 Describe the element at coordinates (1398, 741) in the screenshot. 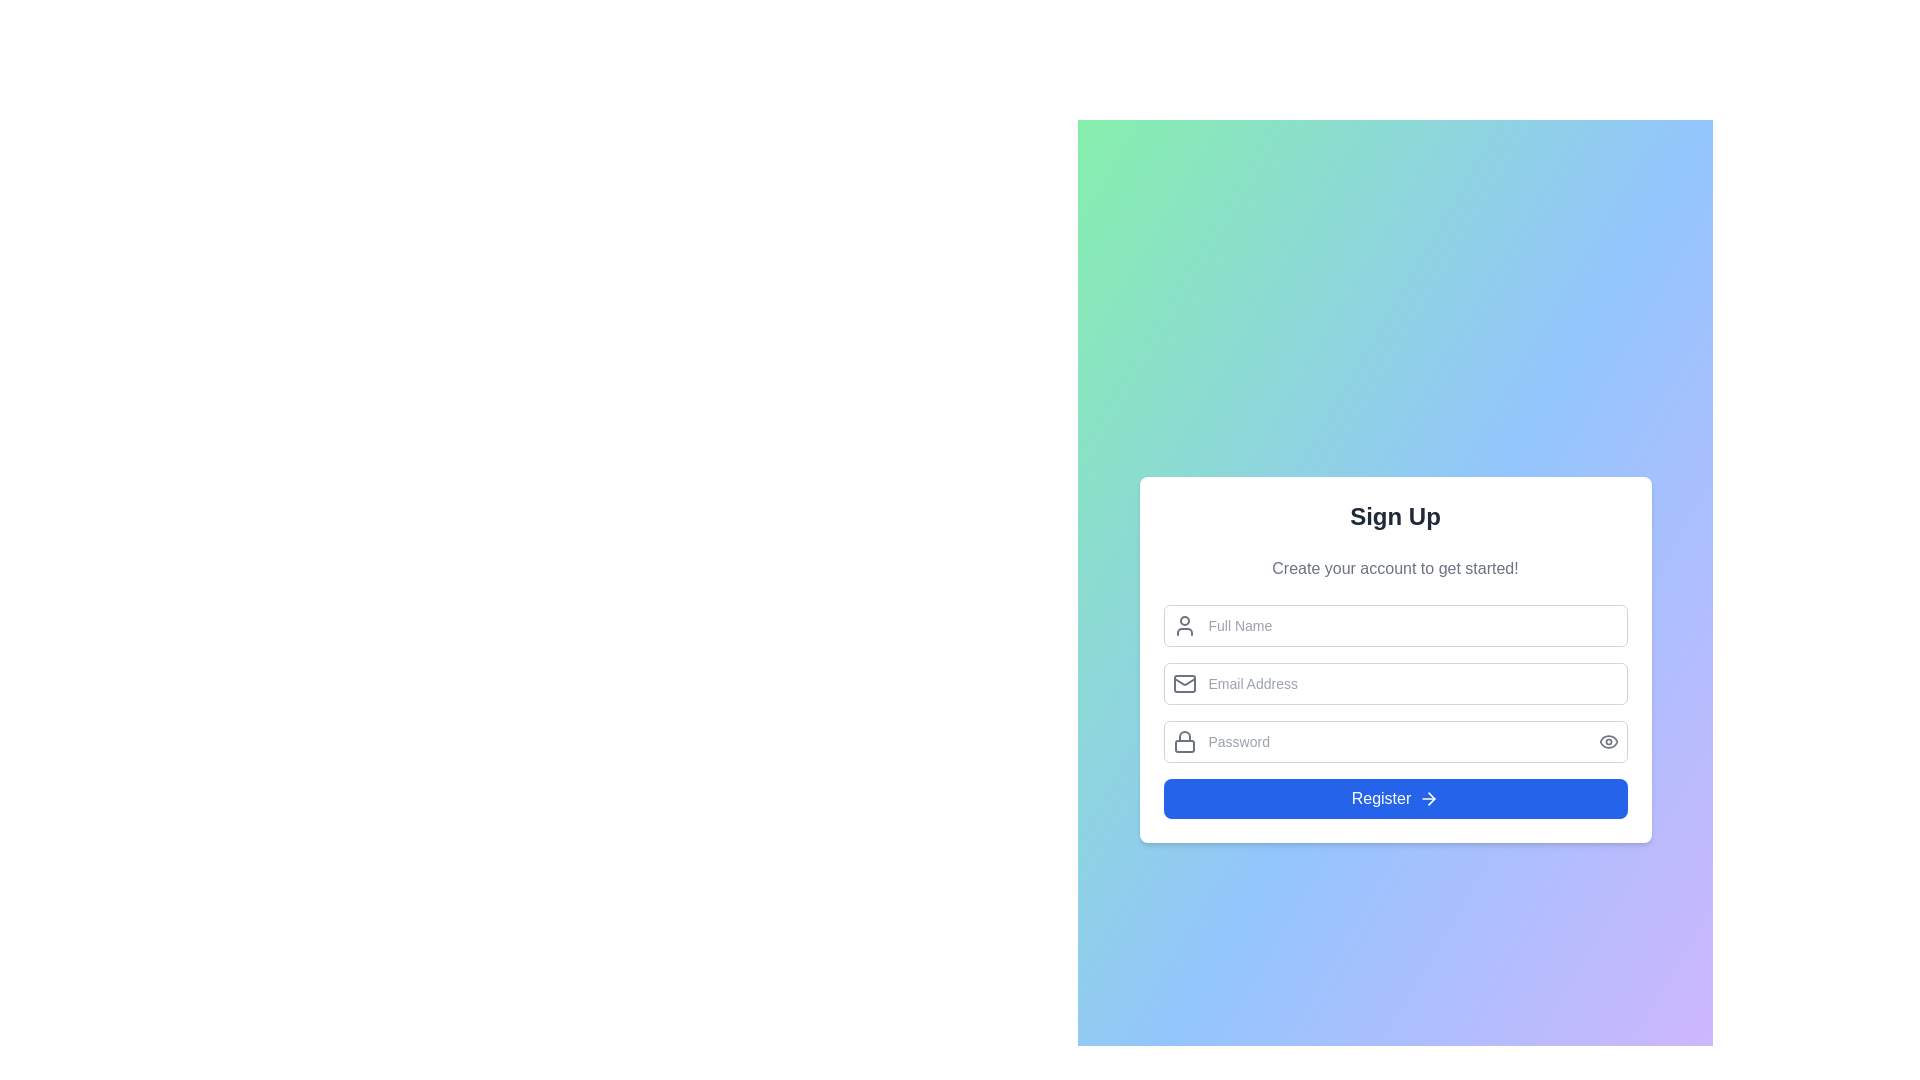

I see `the Password input field by tabbing to focus on it, which is styled with a rounded rectangular border and contains the placeholder text 'Password'` at that location.